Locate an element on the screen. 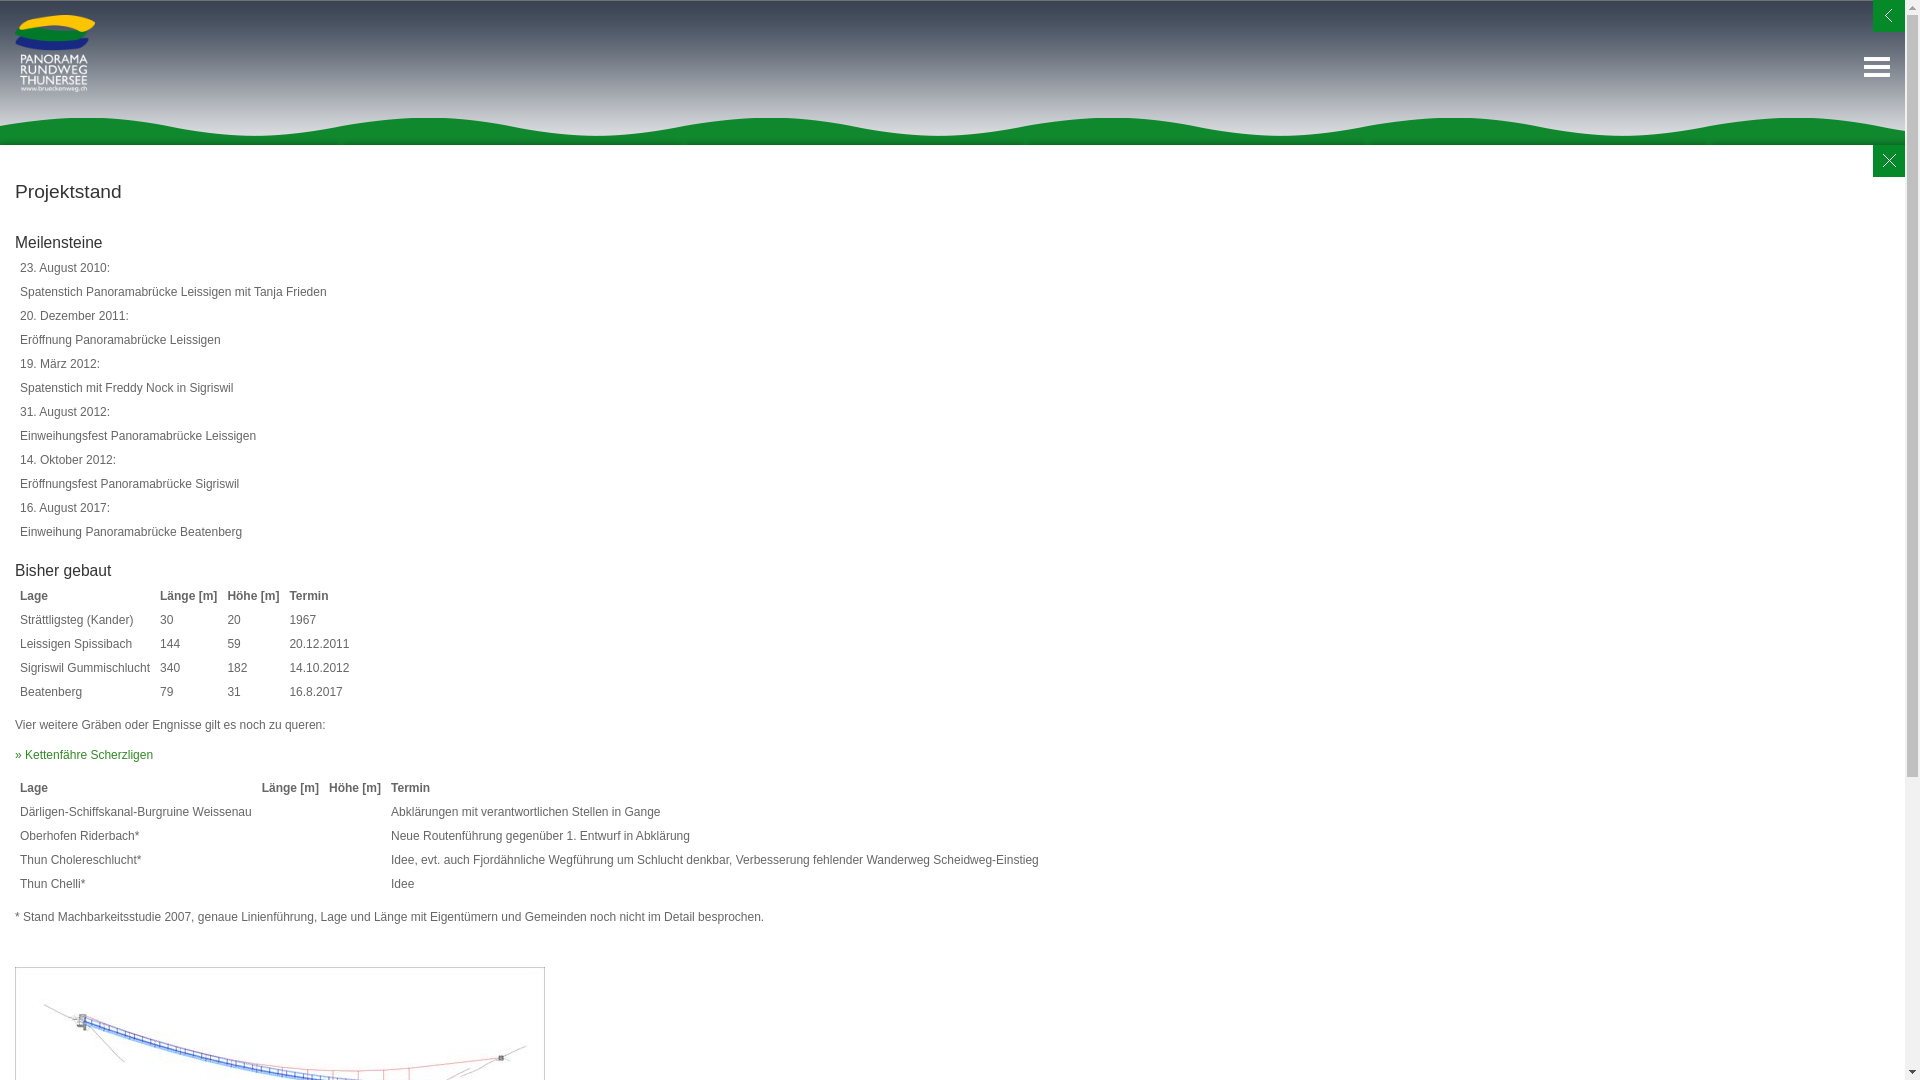 Image resolution: width=1920 pixels, height=1080 pixels. 'Verein Panorama Rundweg Thunersee' is located at coordinates (54, 52).